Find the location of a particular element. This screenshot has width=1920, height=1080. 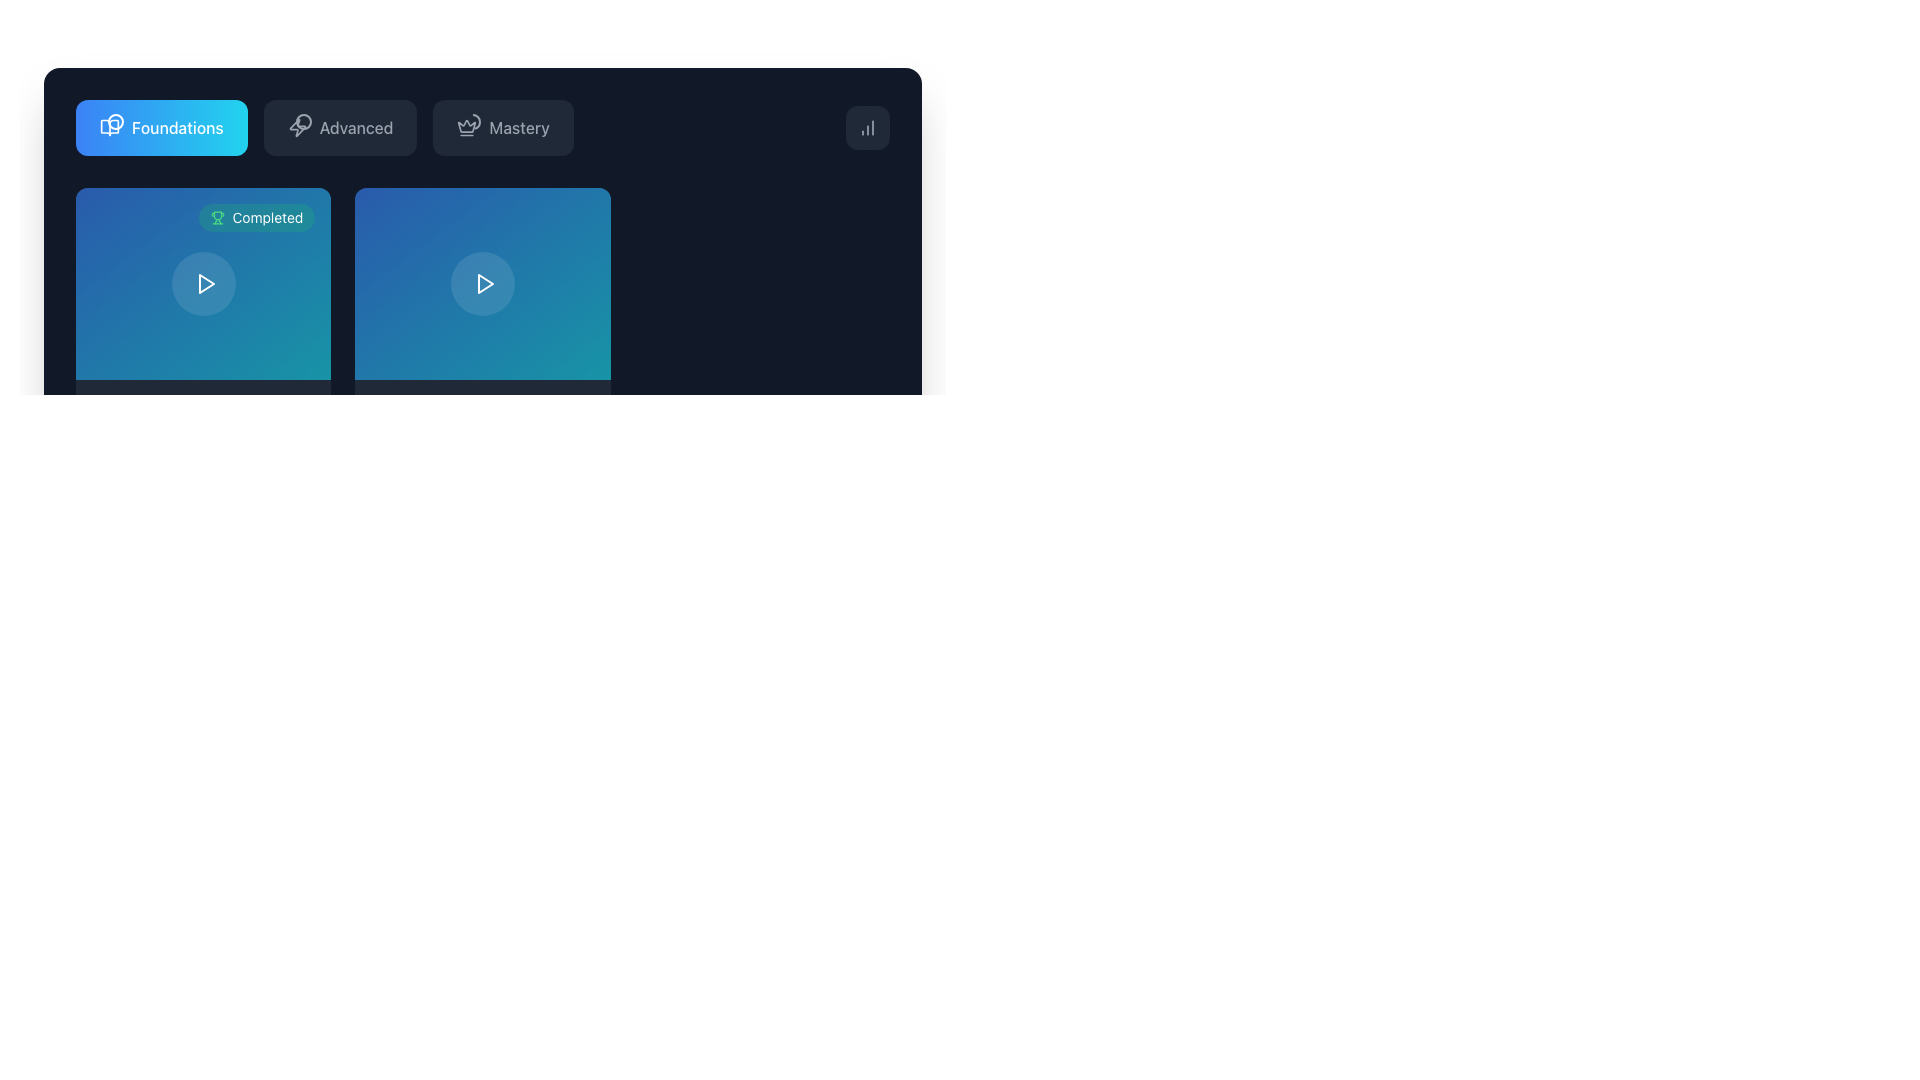

the 'Advanced' button icon, which is located near the left side of the 'Advanced' button that represents advanced capabilities is located at coordinates (296, 127).